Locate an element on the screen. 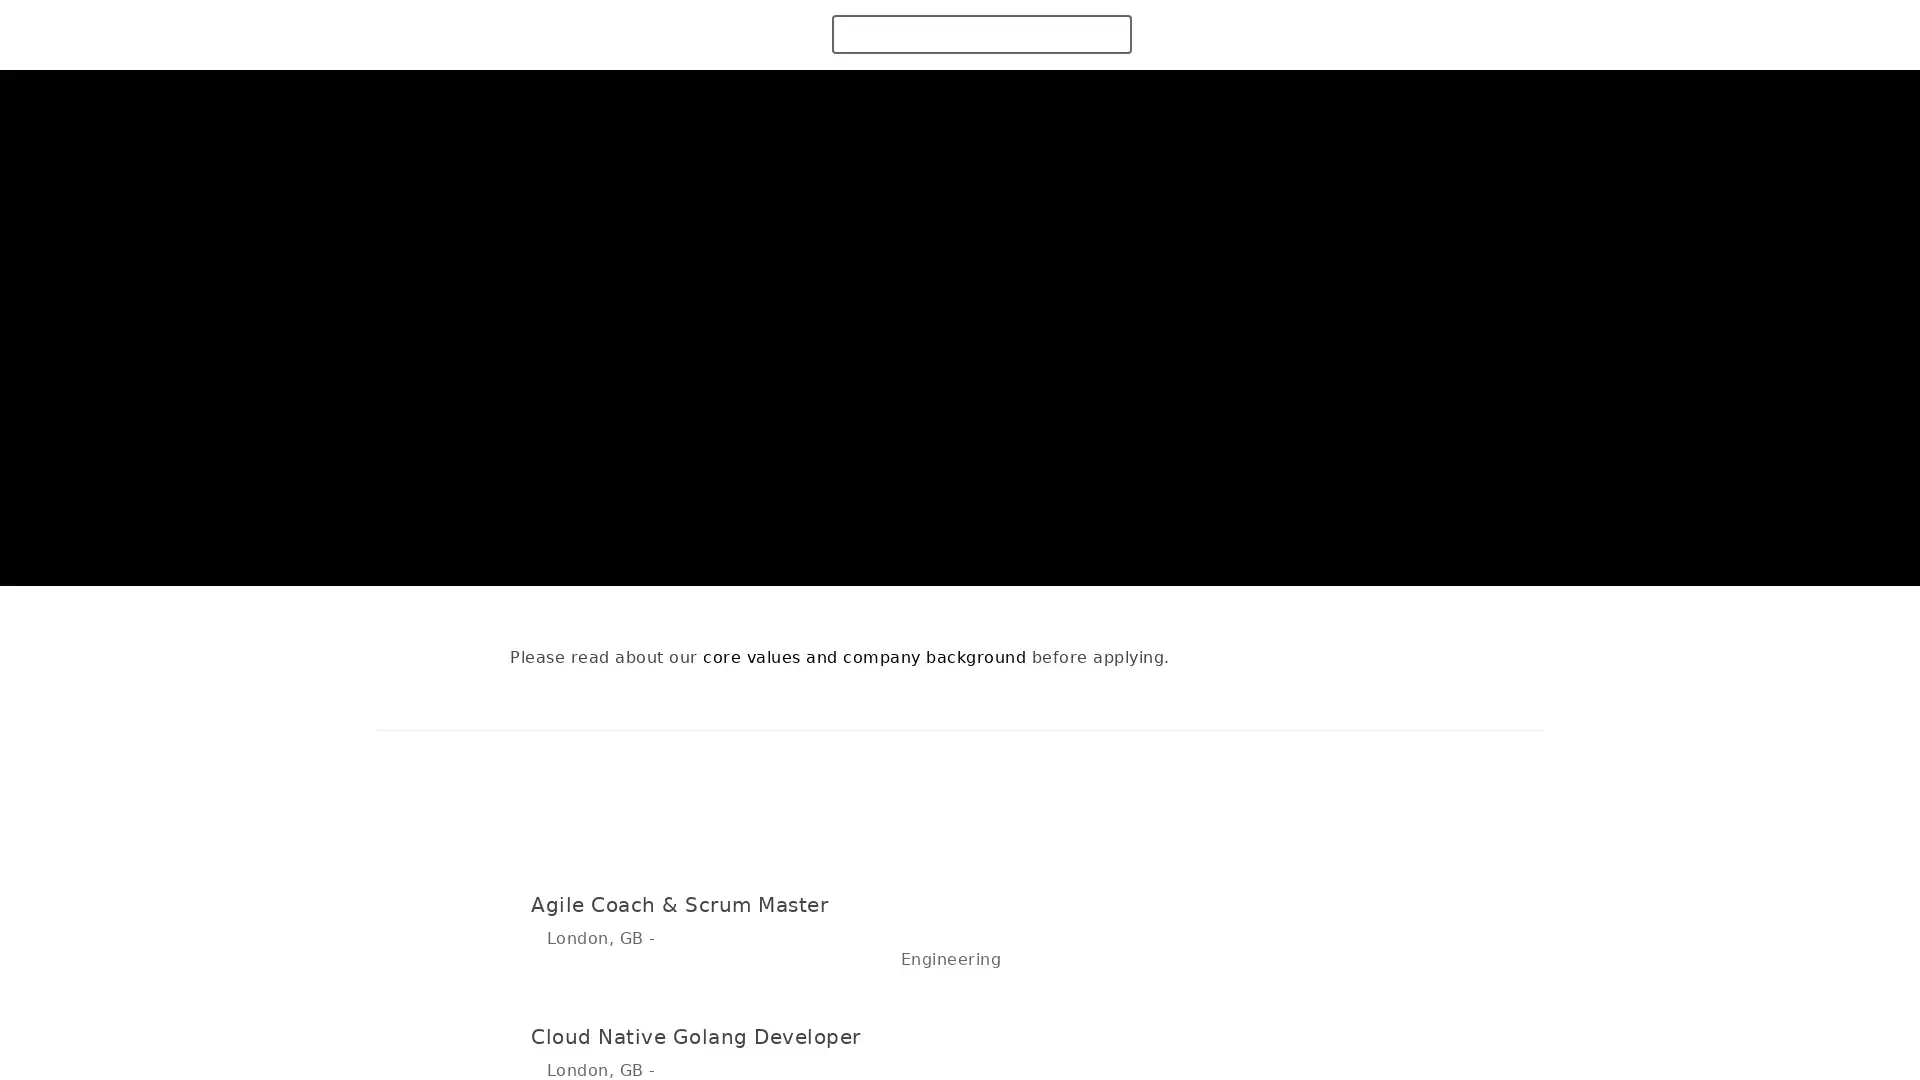  Apply is located at coordinates (1345, 1026).